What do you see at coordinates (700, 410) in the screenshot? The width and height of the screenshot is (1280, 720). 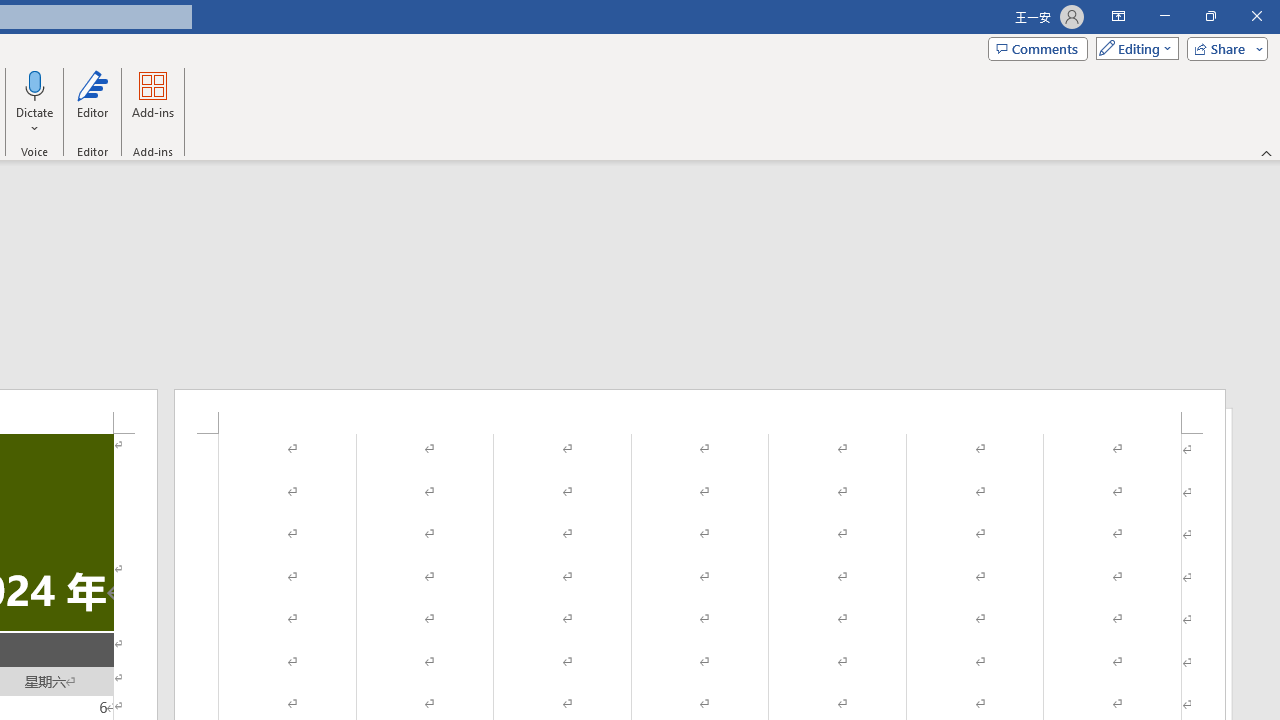 I see `'Header -Section 1-'` at bounding box center [700, 410].